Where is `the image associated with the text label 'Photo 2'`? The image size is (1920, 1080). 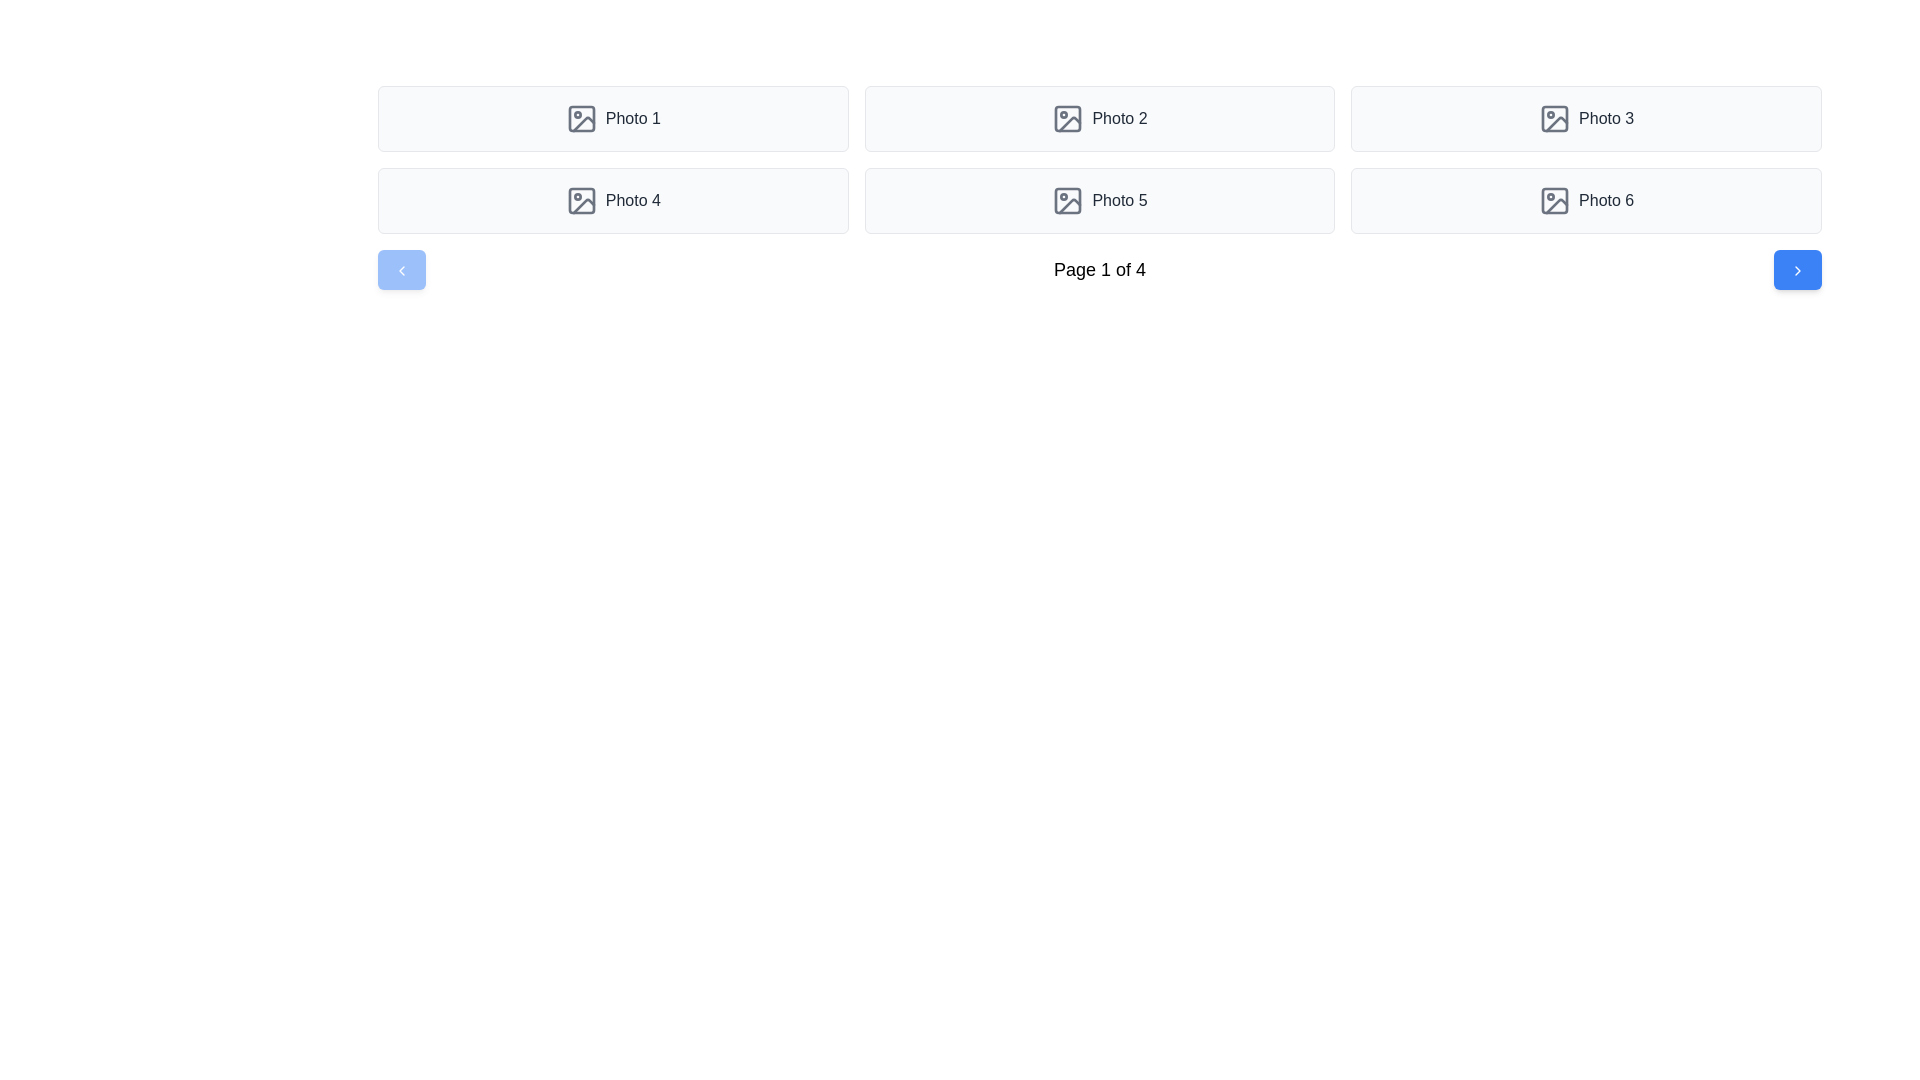
the image associated with the text label 'Photo 2' is located at coordinates (1118, 119).